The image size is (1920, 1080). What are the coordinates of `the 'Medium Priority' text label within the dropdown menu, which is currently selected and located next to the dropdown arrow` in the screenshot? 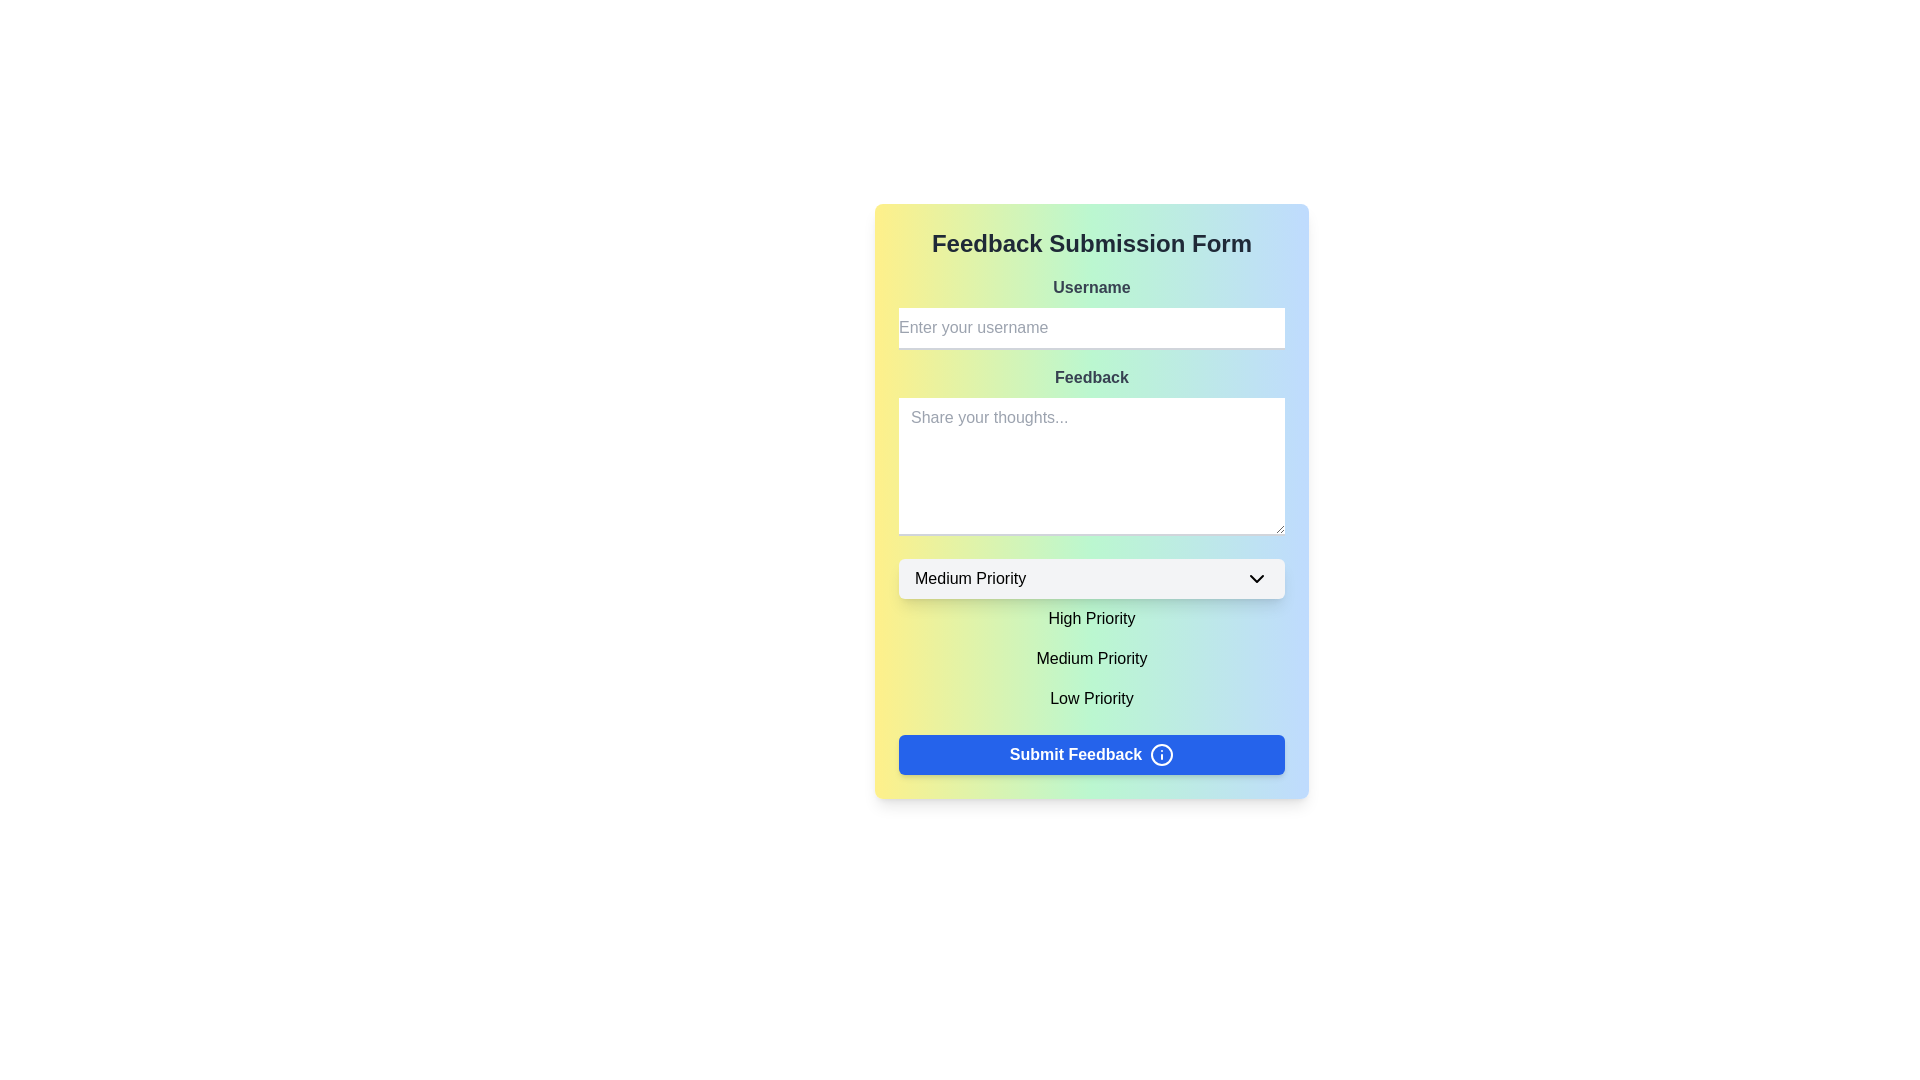 It's located at (970, 578).